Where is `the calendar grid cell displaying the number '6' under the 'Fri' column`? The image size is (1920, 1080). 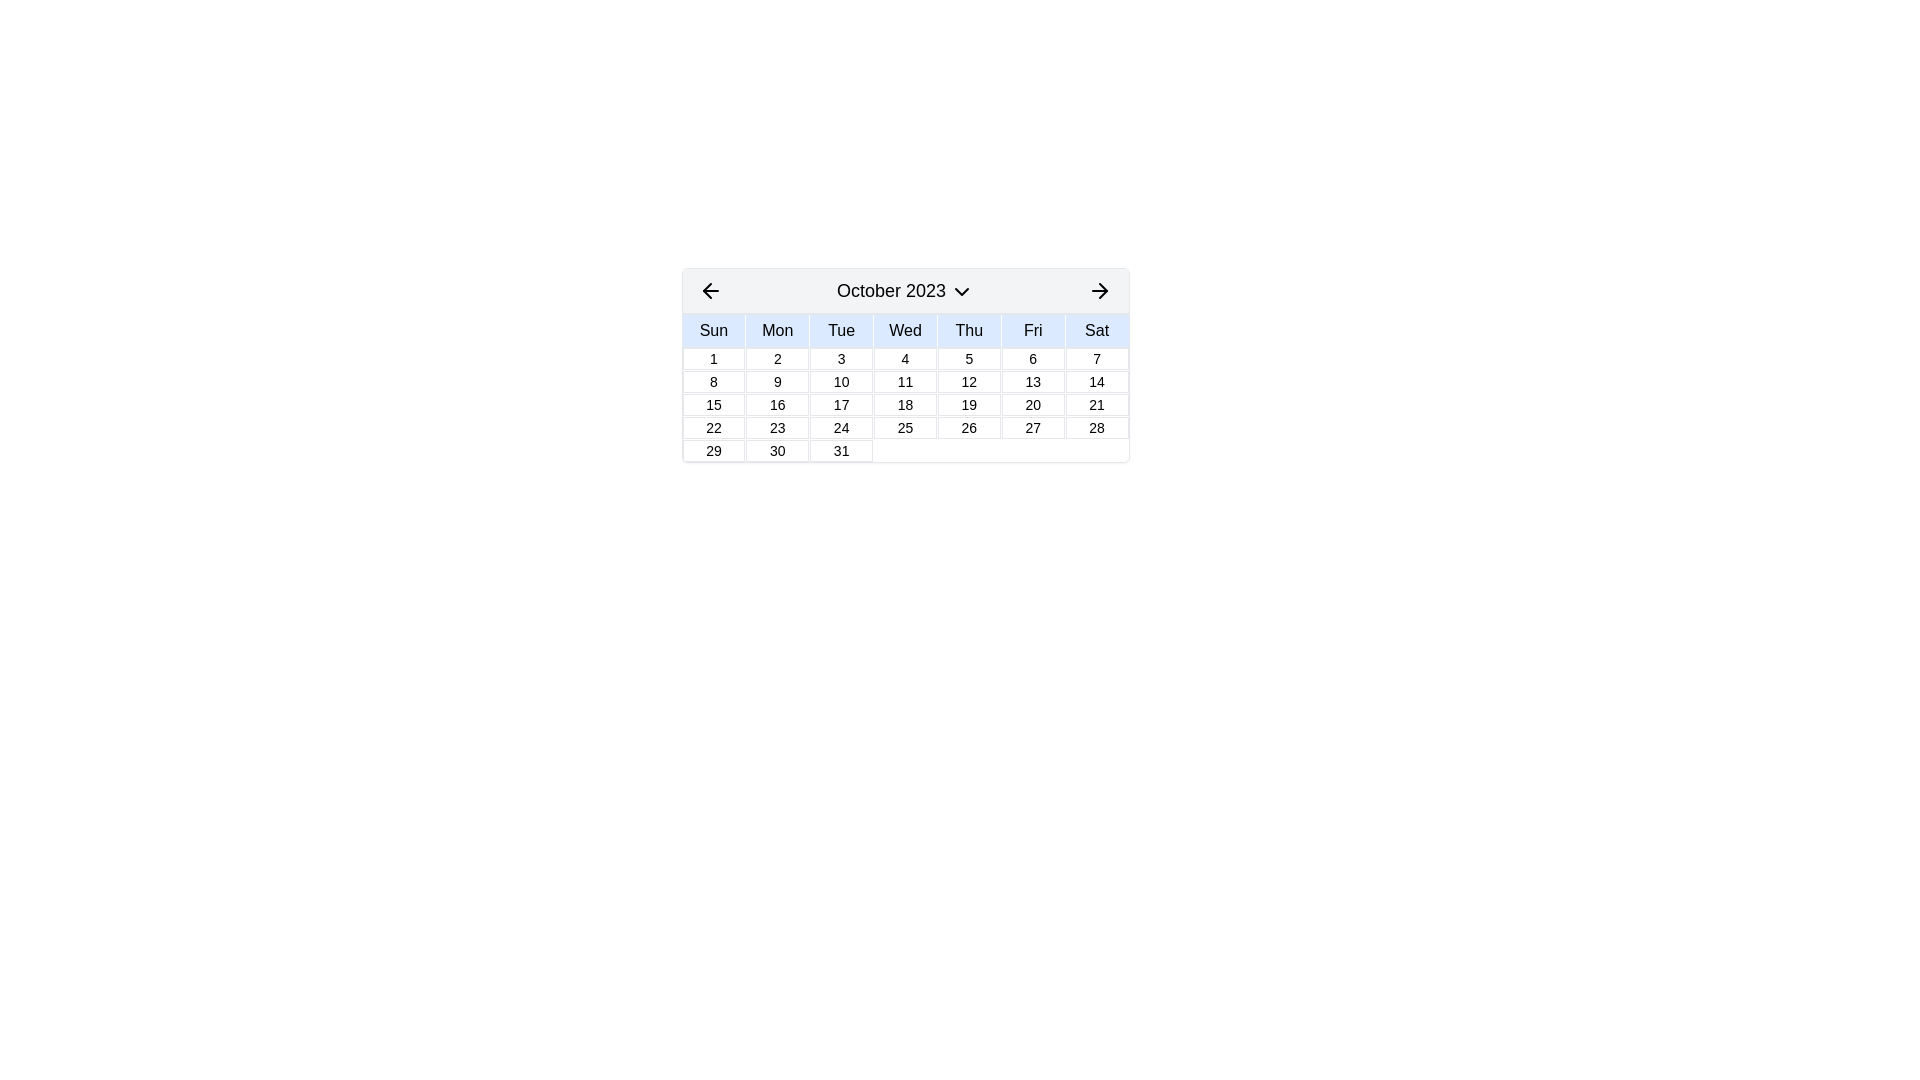
the calendar grid cell displaying the number '6' under the 'Fri' column is located at coordinates (1033, 357).